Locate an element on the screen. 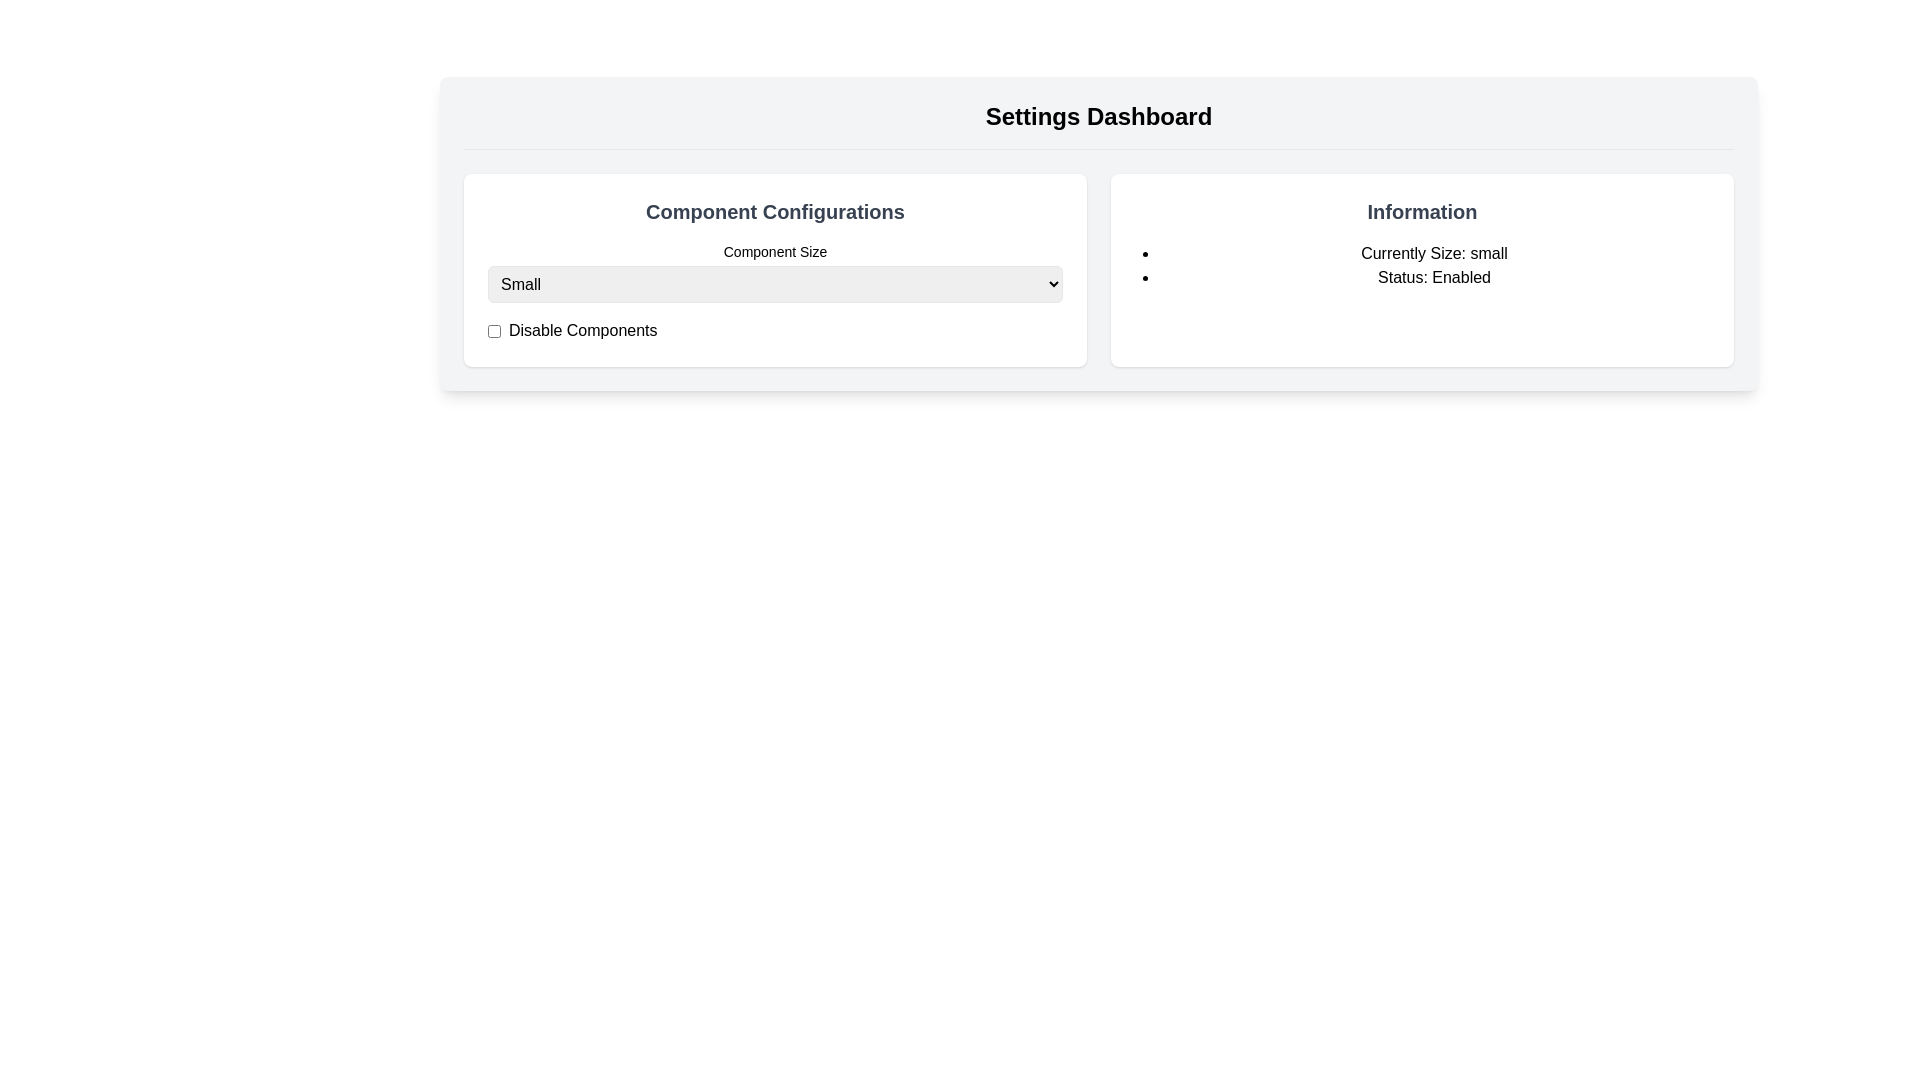 The image size is (1920, 1080). the title of the Settings configuration panel is located at coordinates (774, 270).